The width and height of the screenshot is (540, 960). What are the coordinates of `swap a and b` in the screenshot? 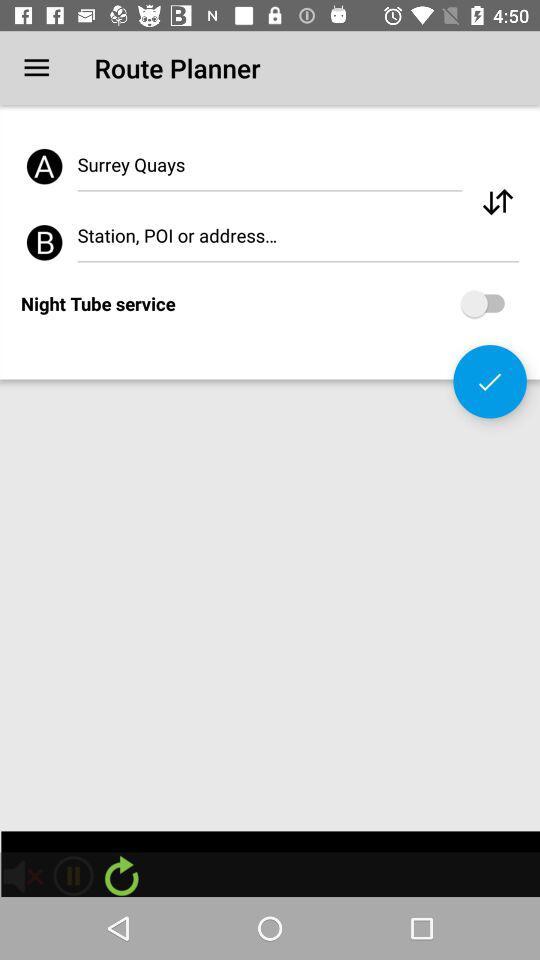 It's located at (496, 202).